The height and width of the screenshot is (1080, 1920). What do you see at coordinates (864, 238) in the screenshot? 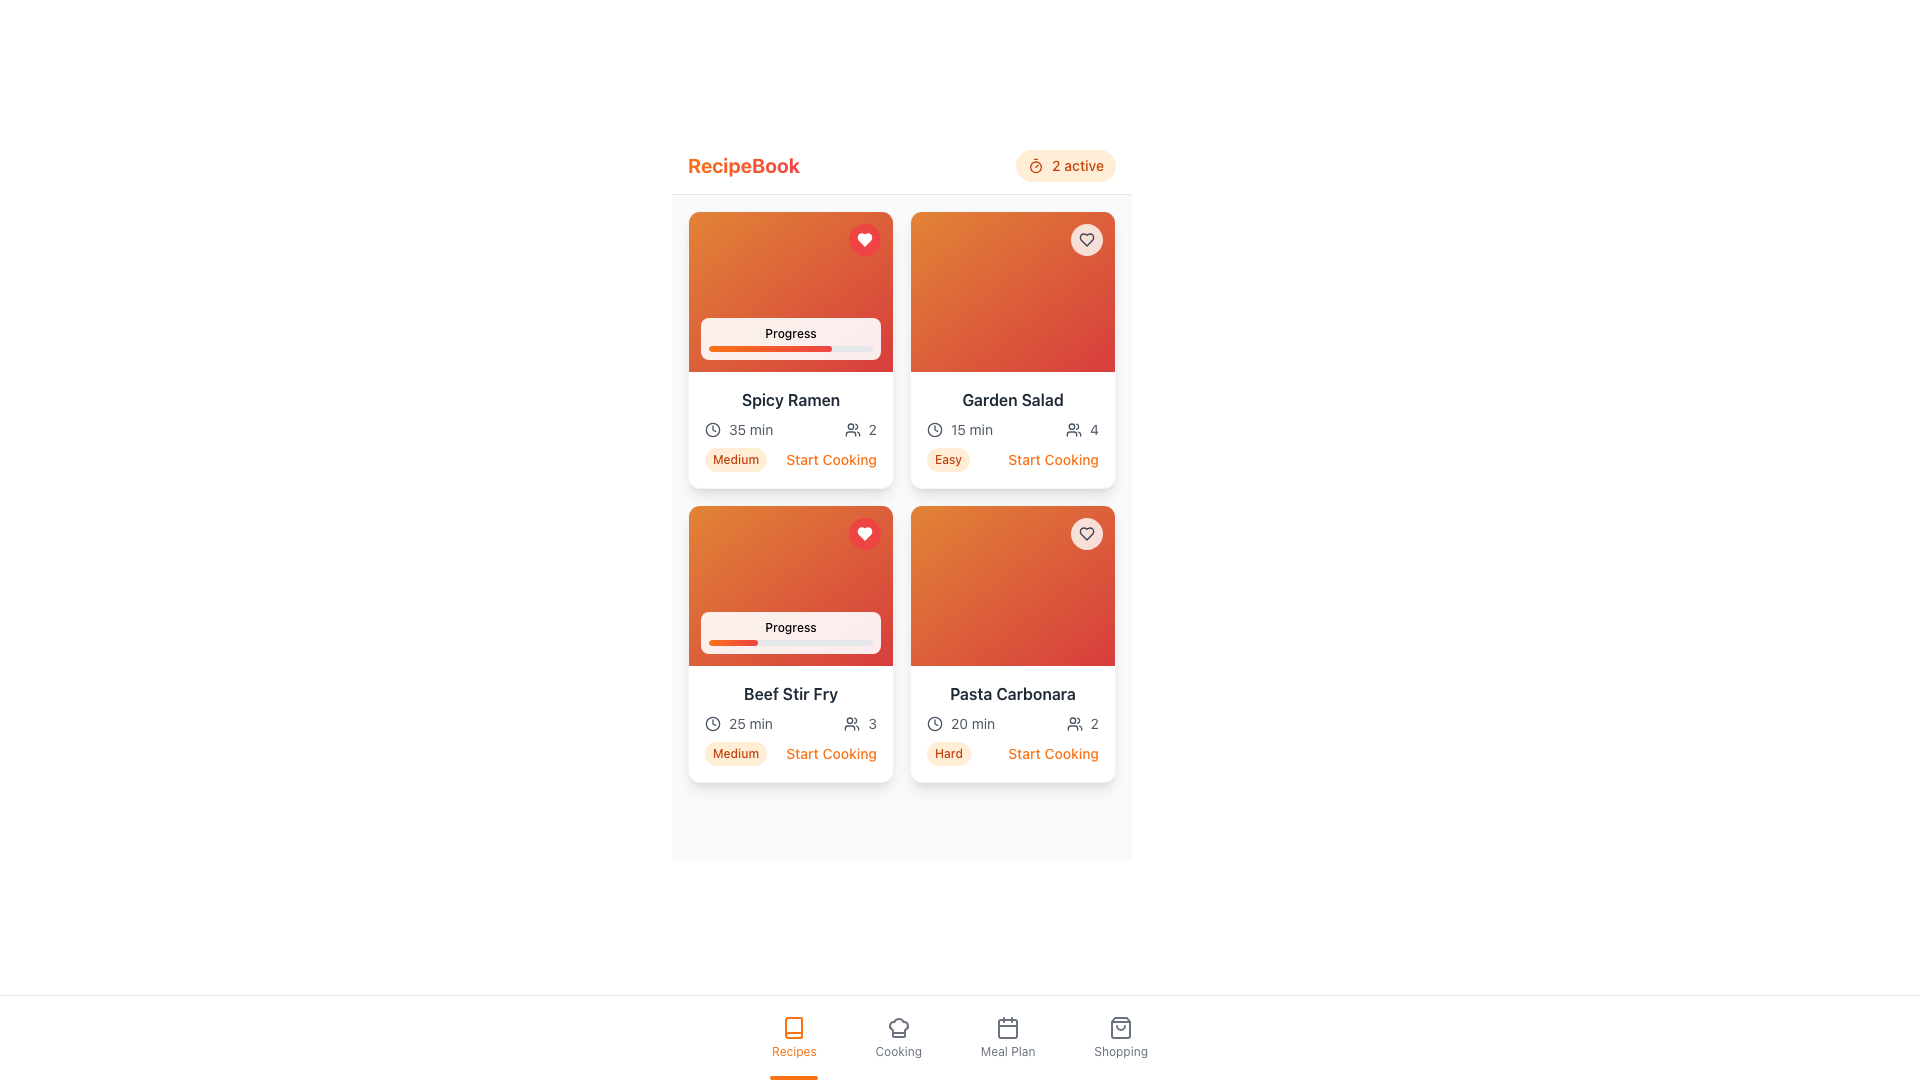
I see `the heart-shaped icon with a white fill and red border in the top-right corner of the 'Spicy Ramen' card` at bounding box center [864, 238].